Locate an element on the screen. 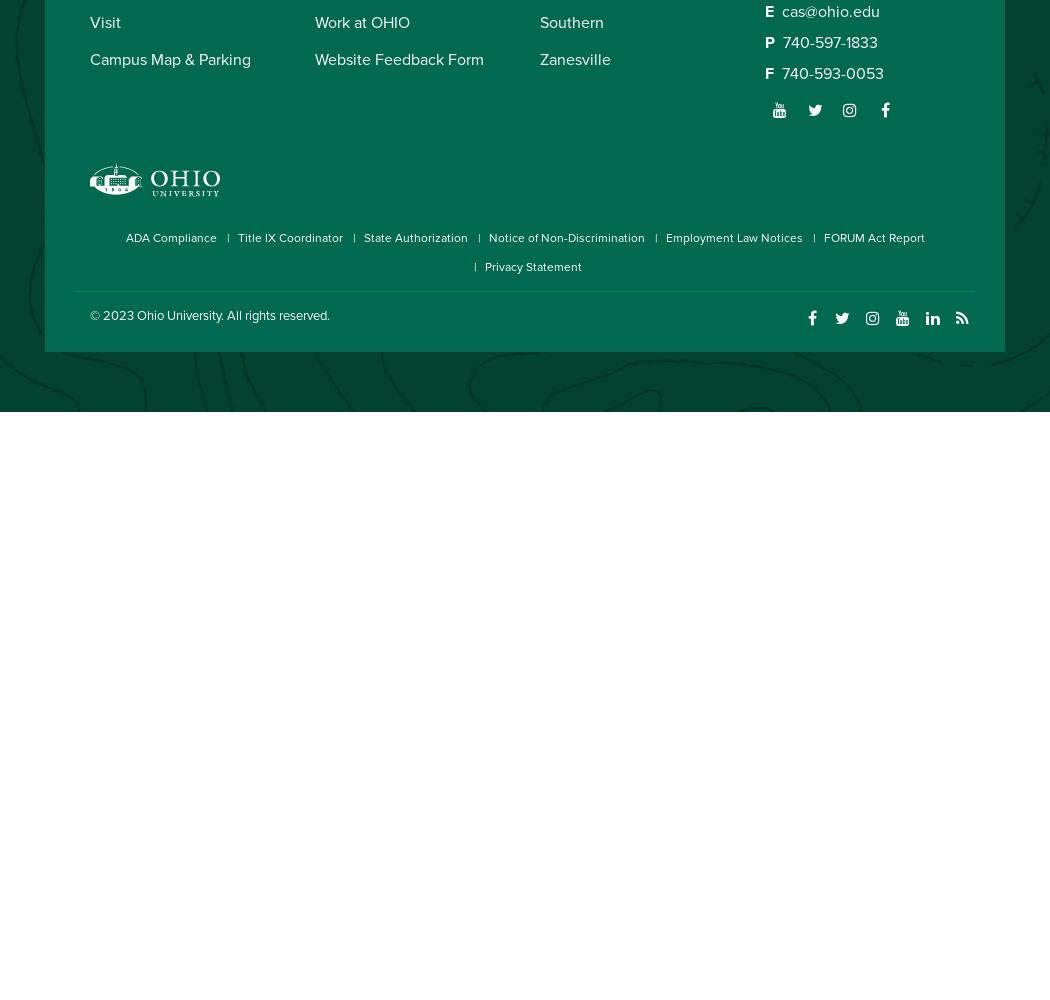 The image size is (1050, 1000). '740-593-0053' is located at coordinates (832, 72).